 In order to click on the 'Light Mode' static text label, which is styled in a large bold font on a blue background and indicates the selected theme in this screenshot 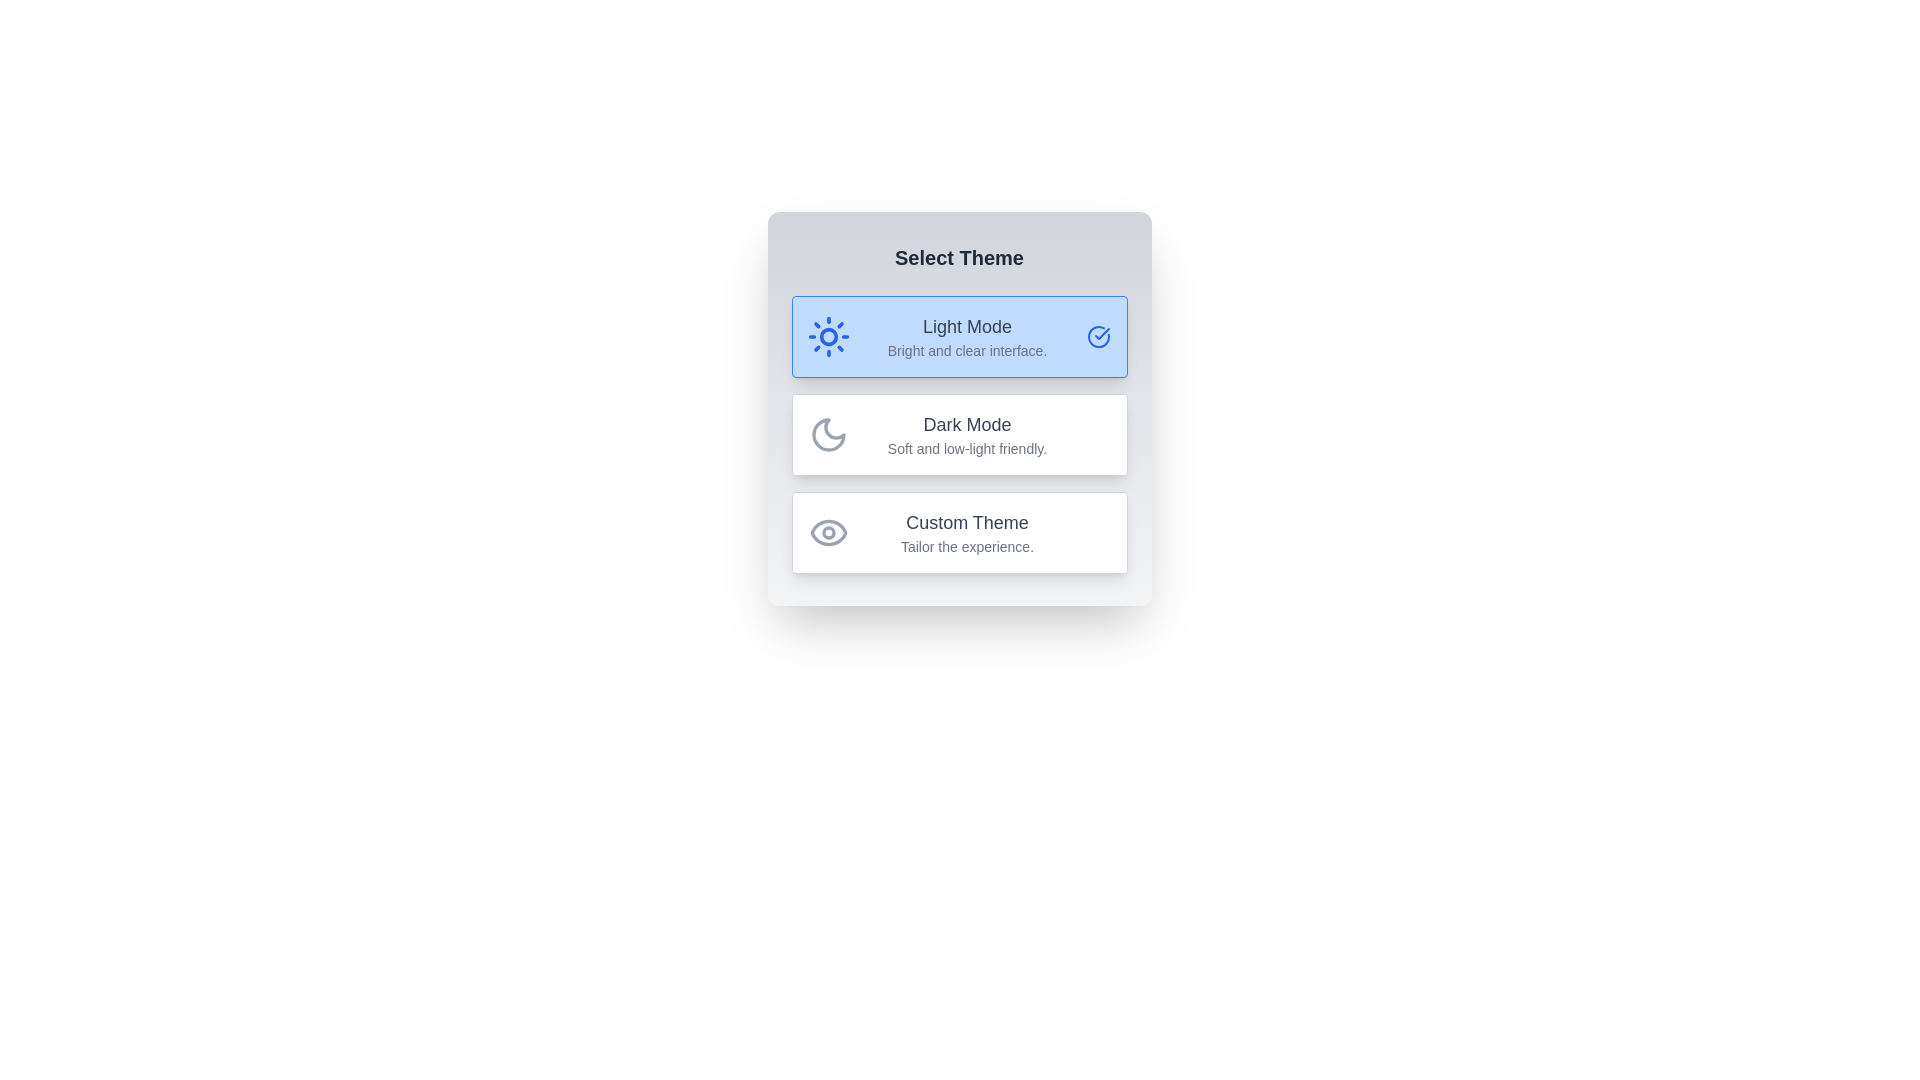, I will do `click(967, 326)`.